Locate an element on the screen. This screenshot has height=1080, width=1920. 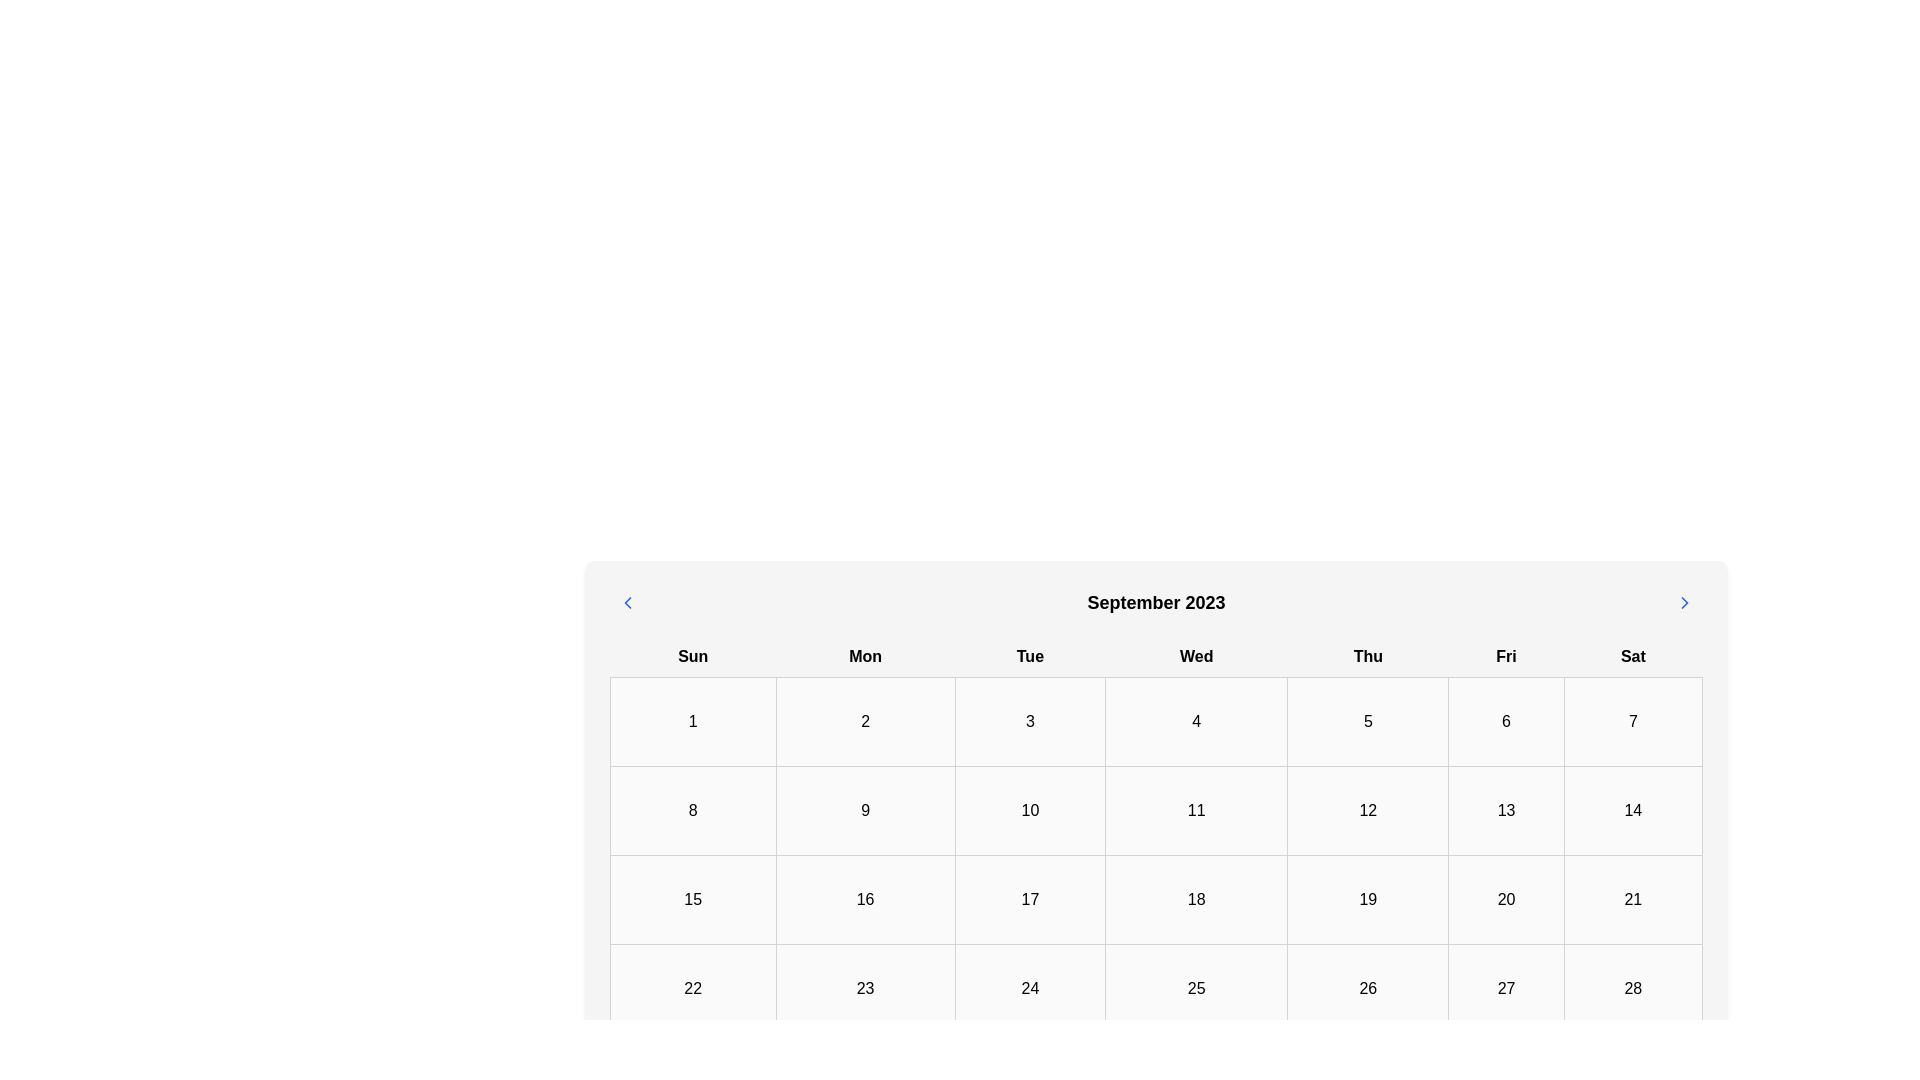
the button that represents the 25th date on the calendar is located at coordinates (1196, 987).